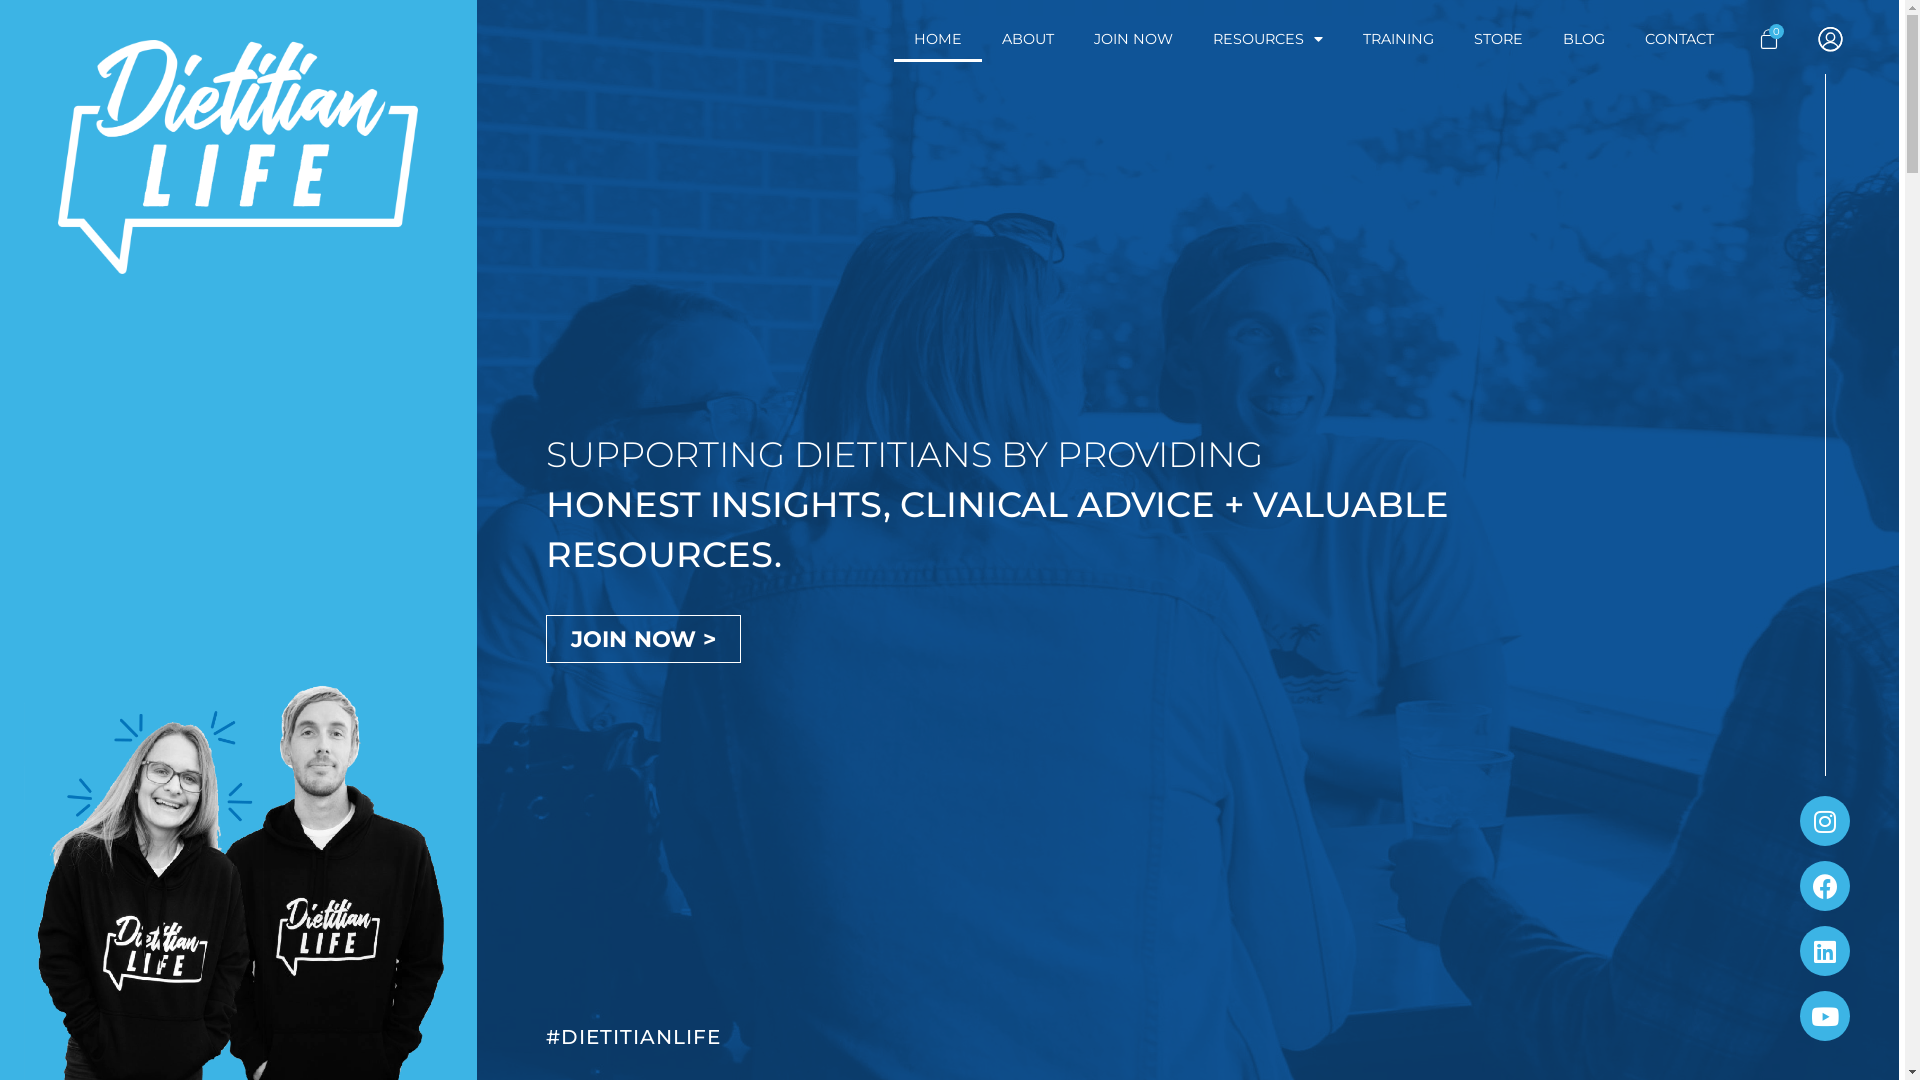  Describe the element at coordinates (1747, 38) in the screenshot. I see `'0'` at that location.